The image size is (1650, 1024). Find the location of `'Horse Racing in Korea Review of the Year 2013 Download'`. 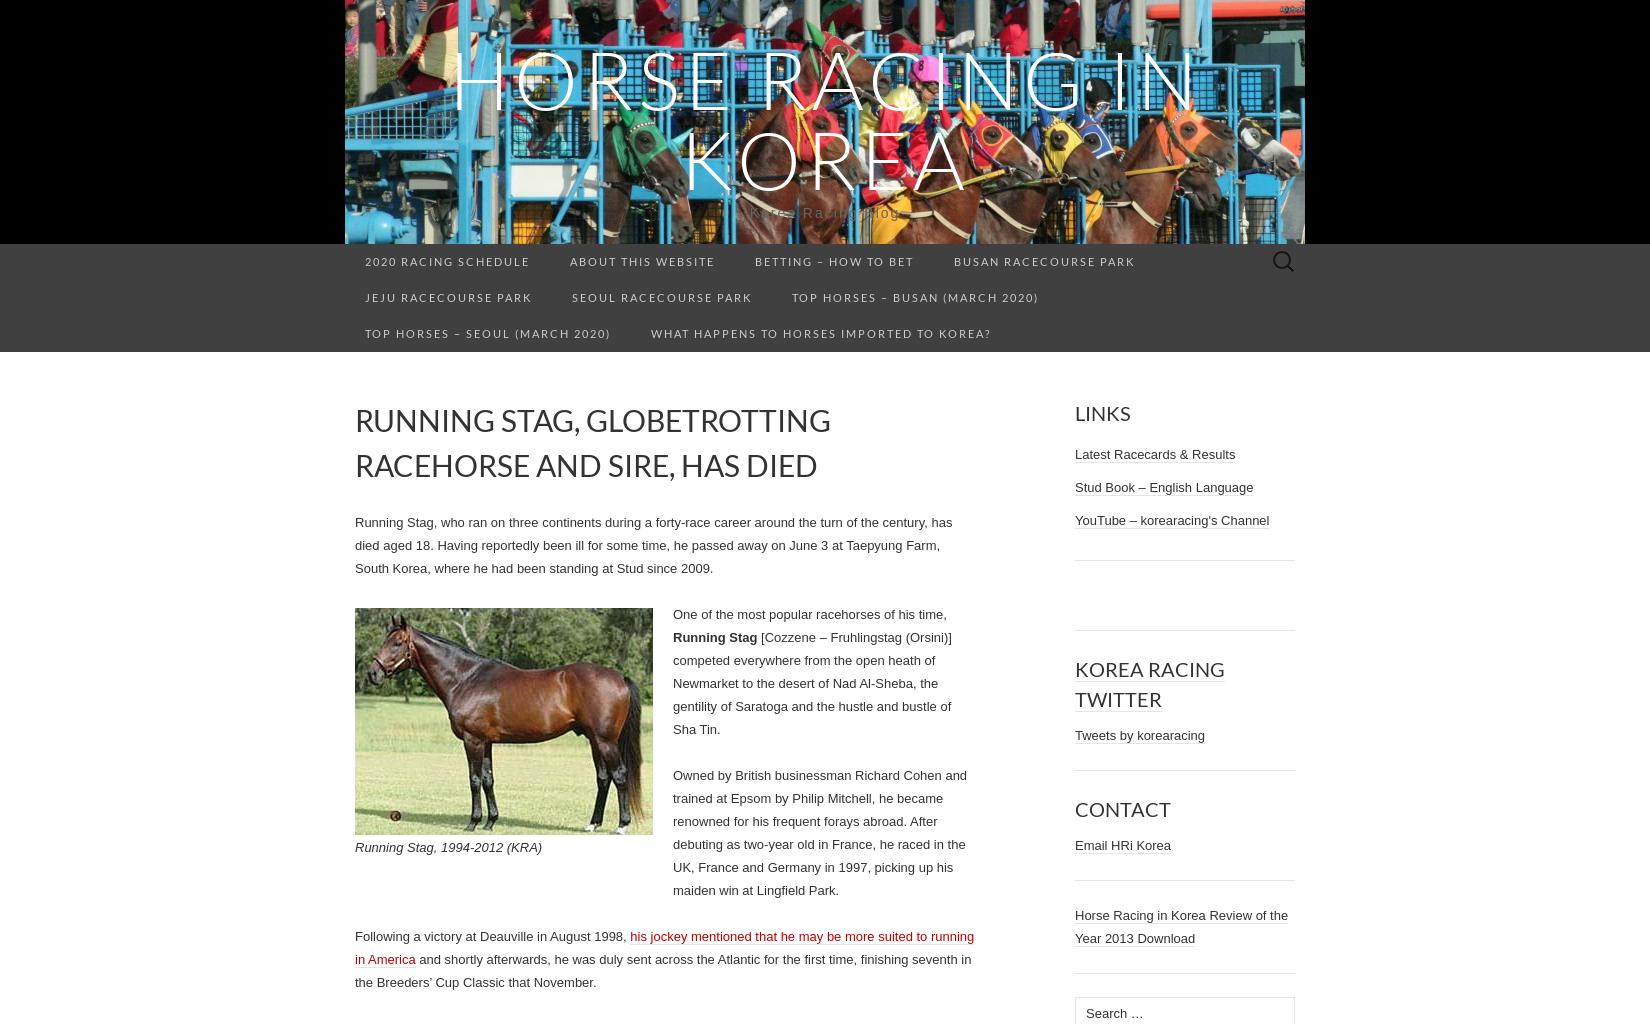

'Horse Racing in Korea Review of the Year 2013 Download' is located at coordinates (1181, 926).